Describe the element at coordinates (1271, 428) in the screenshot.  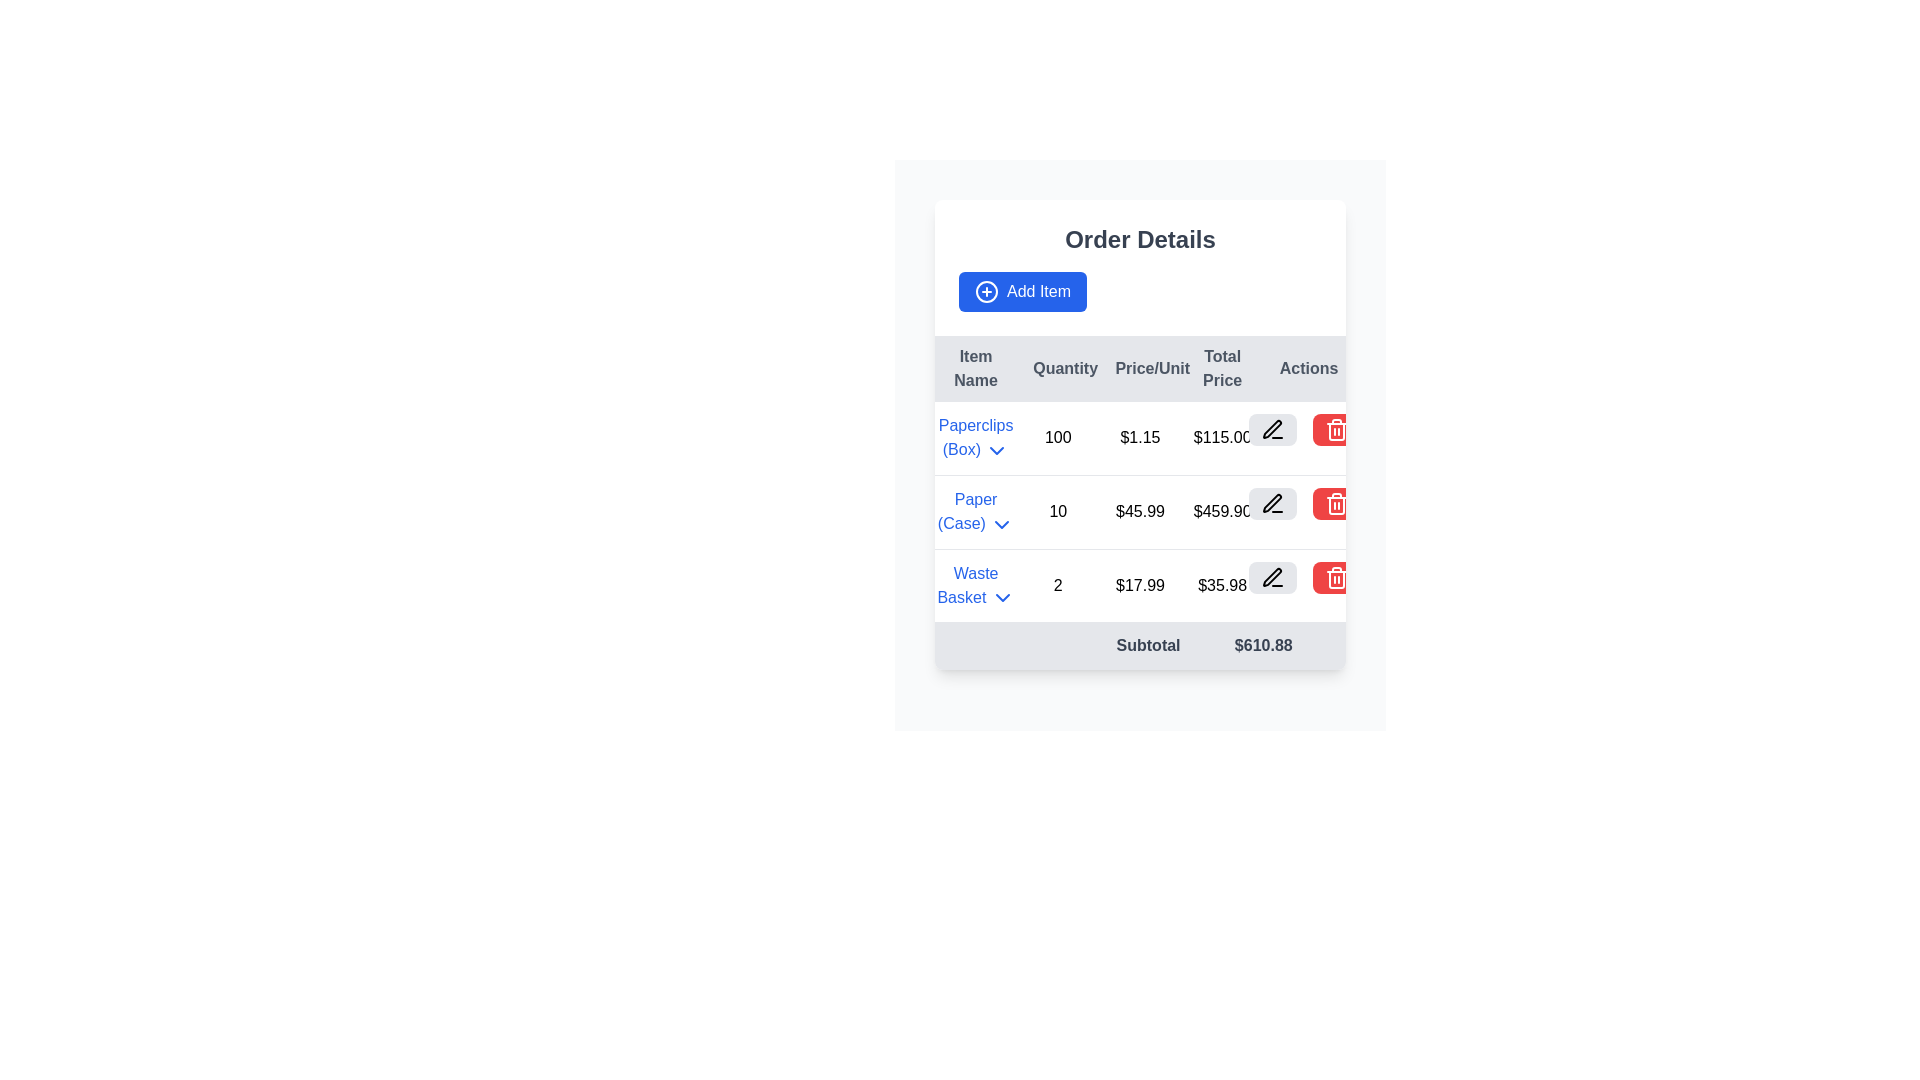
I see `the edit button for the table entry labeled 'Paperclips (Box)'` at that location.